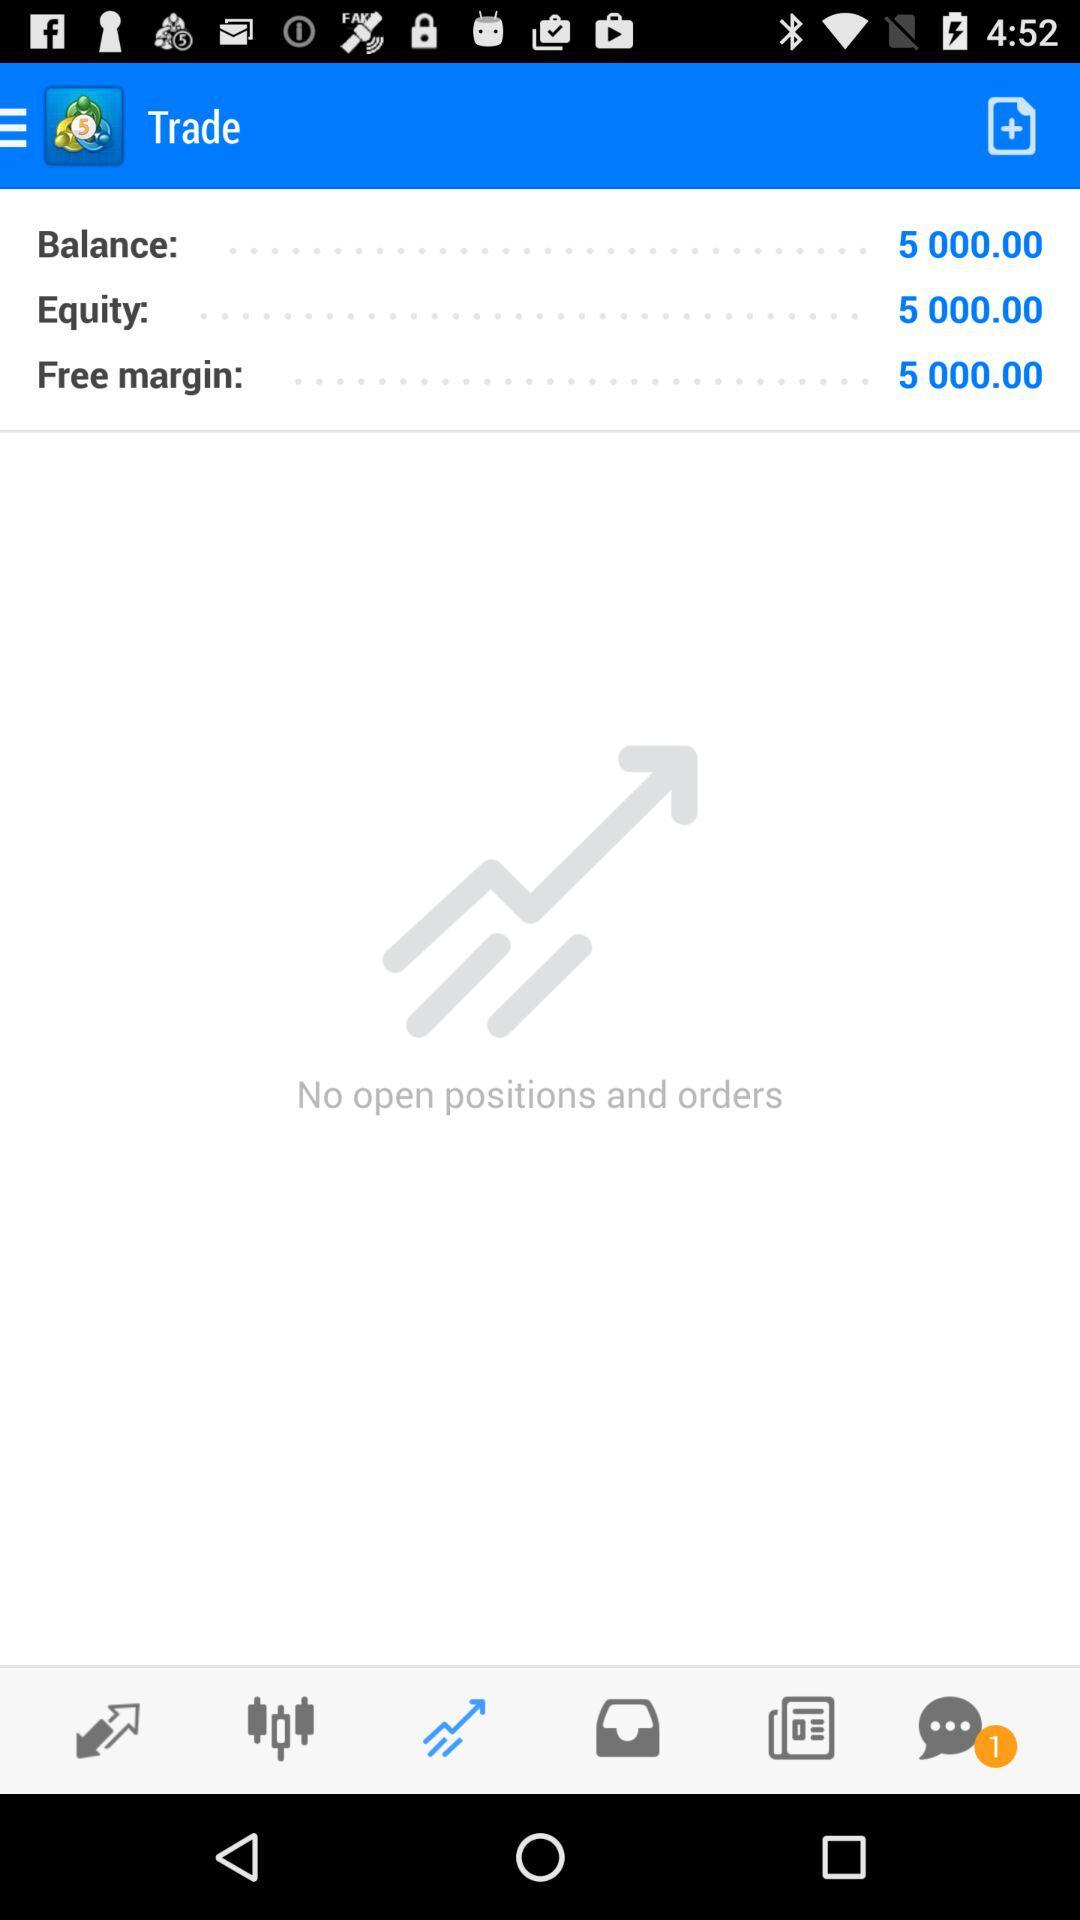 The height and width of the screenshot is (1920, 1080). I want to click on the sliders icon, so click(280, 1848).